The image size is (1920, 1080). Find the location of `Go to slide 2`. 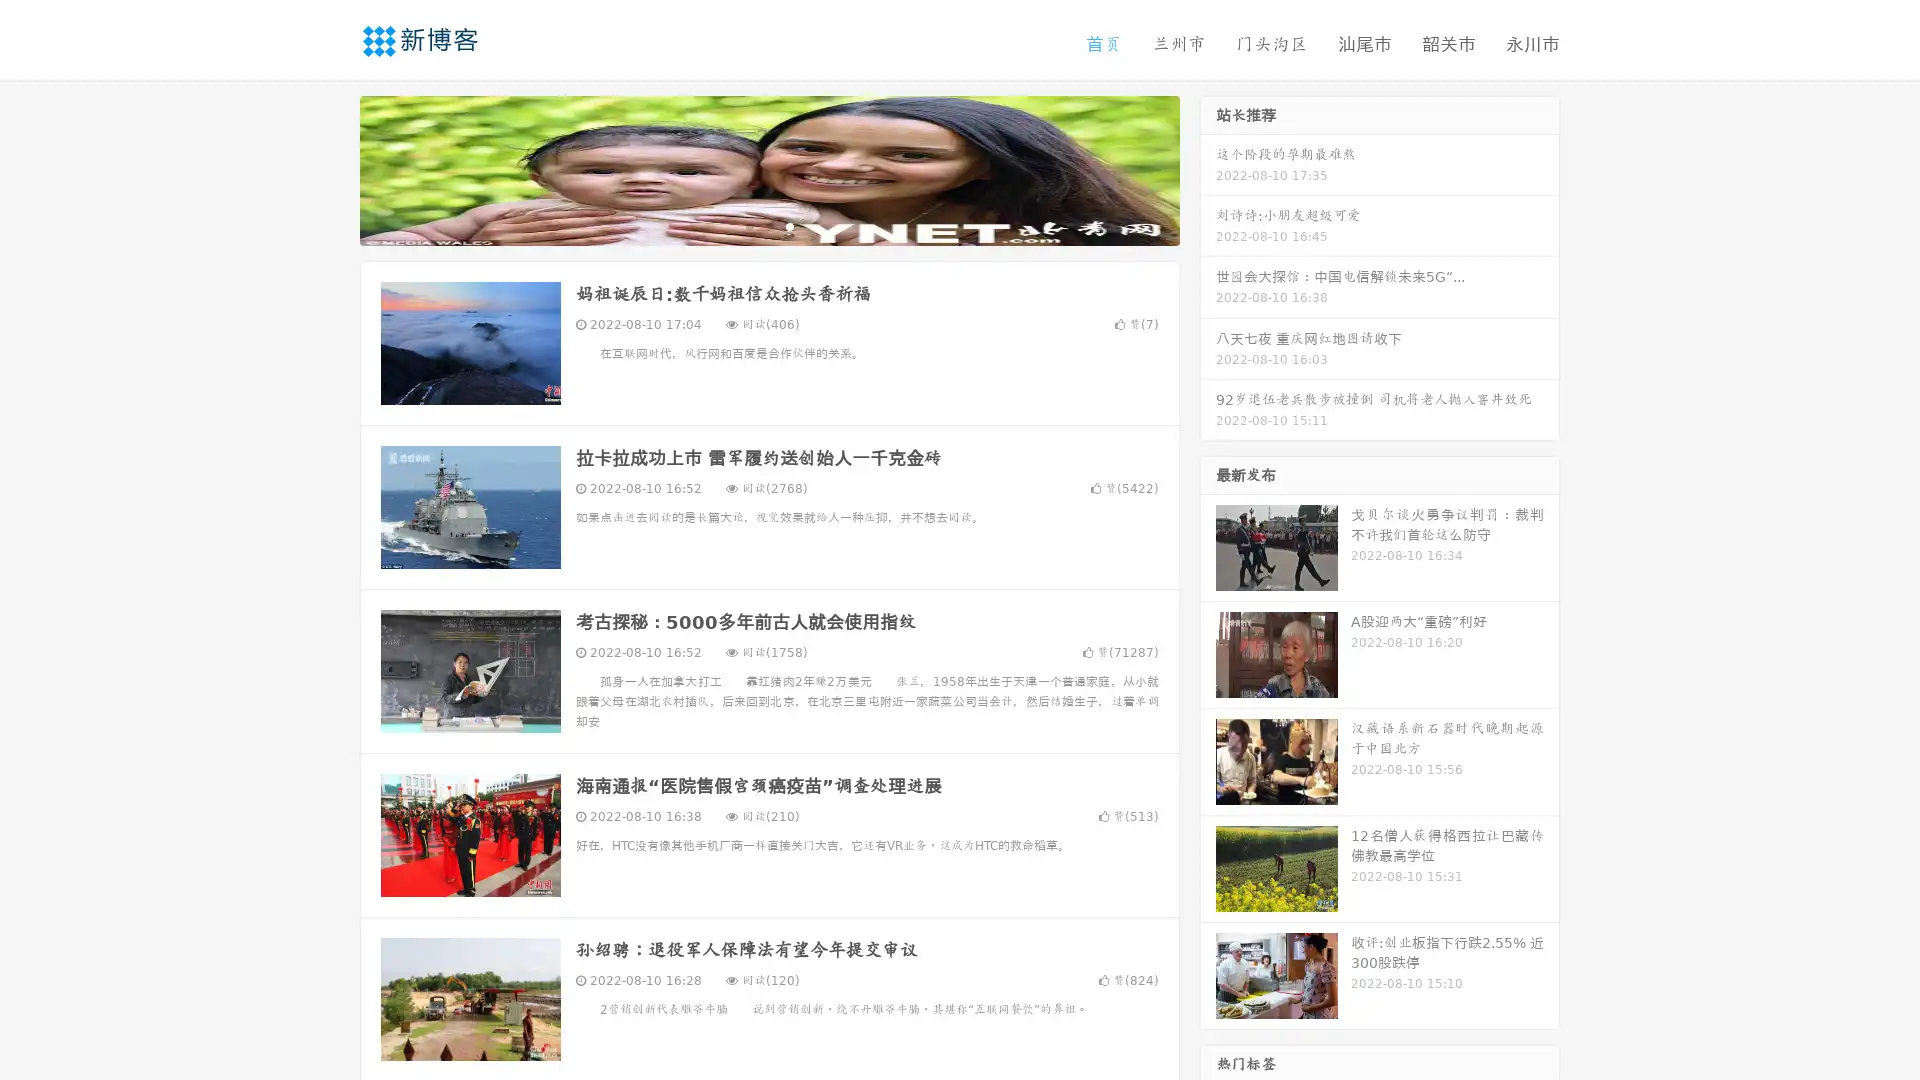

Go to slide 2 is located at coordinates (768, 225).